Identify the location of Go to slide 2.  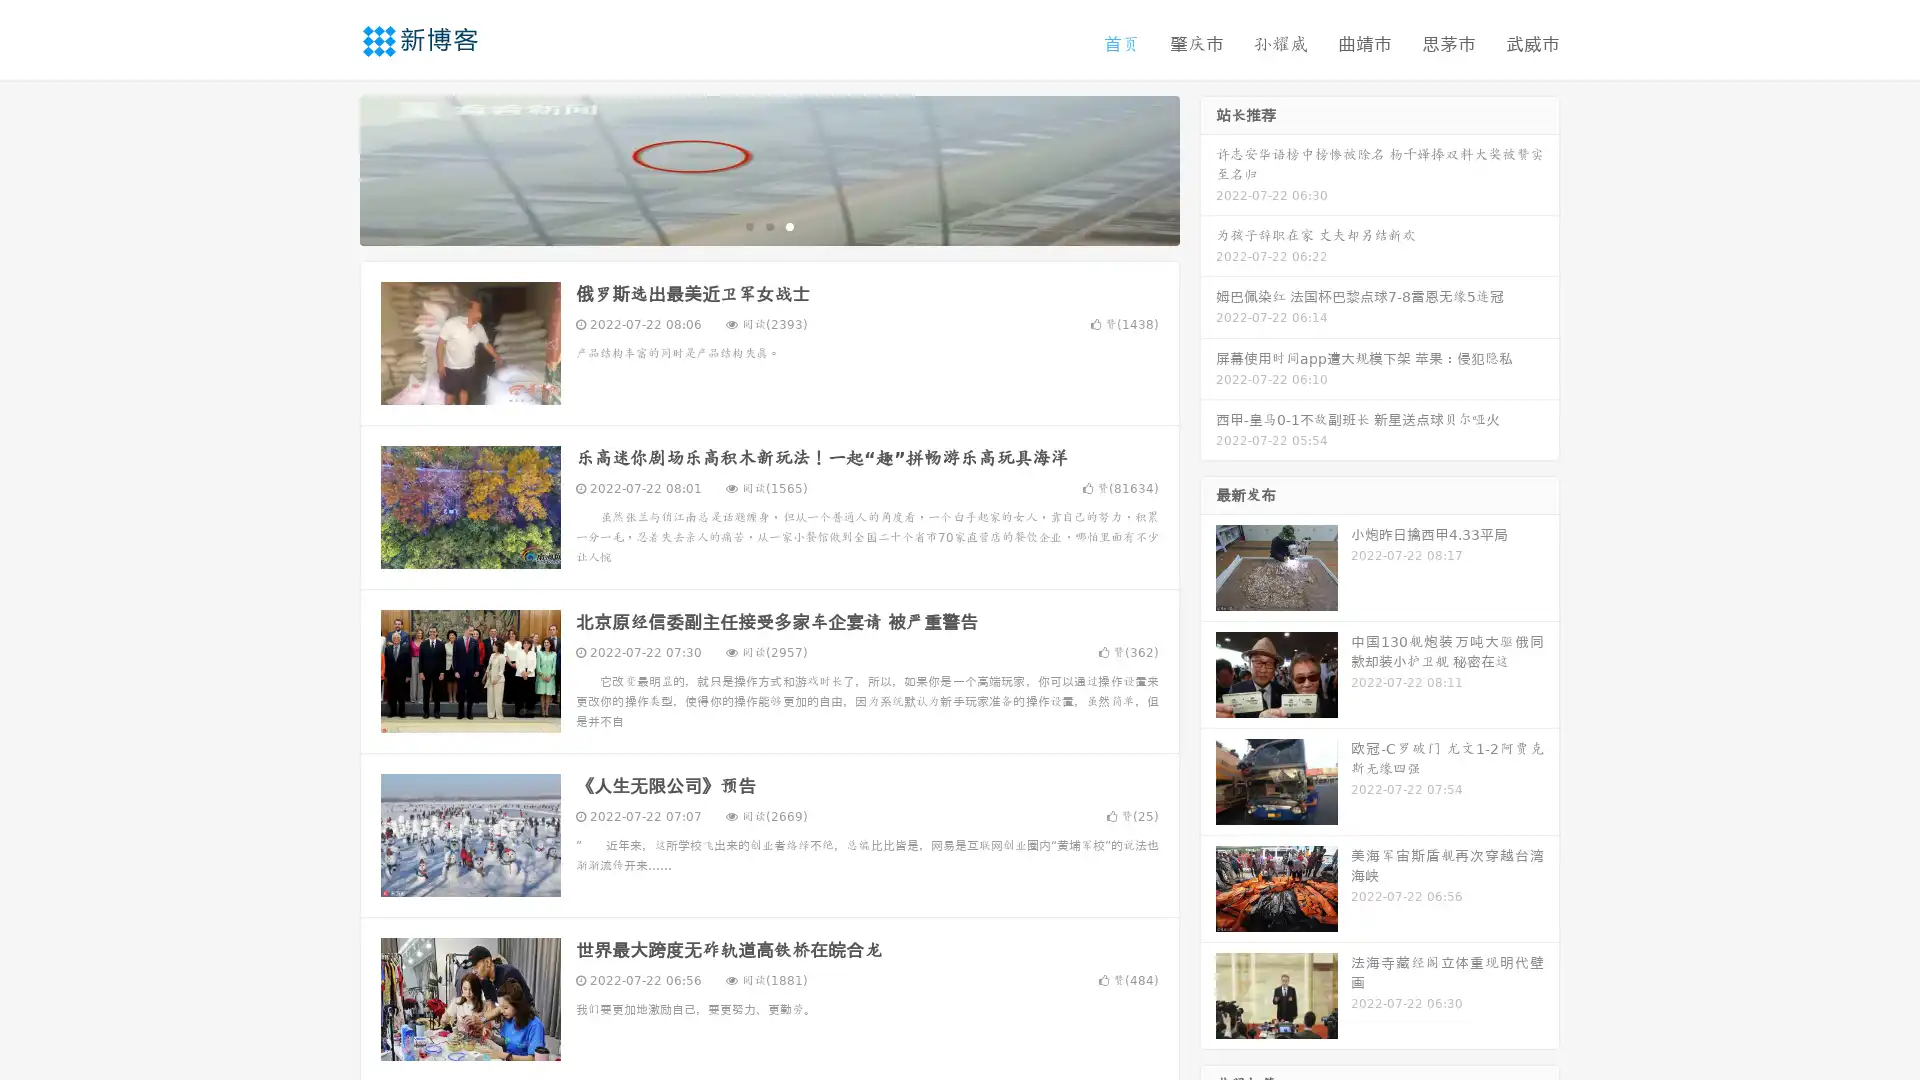
(768, 225).